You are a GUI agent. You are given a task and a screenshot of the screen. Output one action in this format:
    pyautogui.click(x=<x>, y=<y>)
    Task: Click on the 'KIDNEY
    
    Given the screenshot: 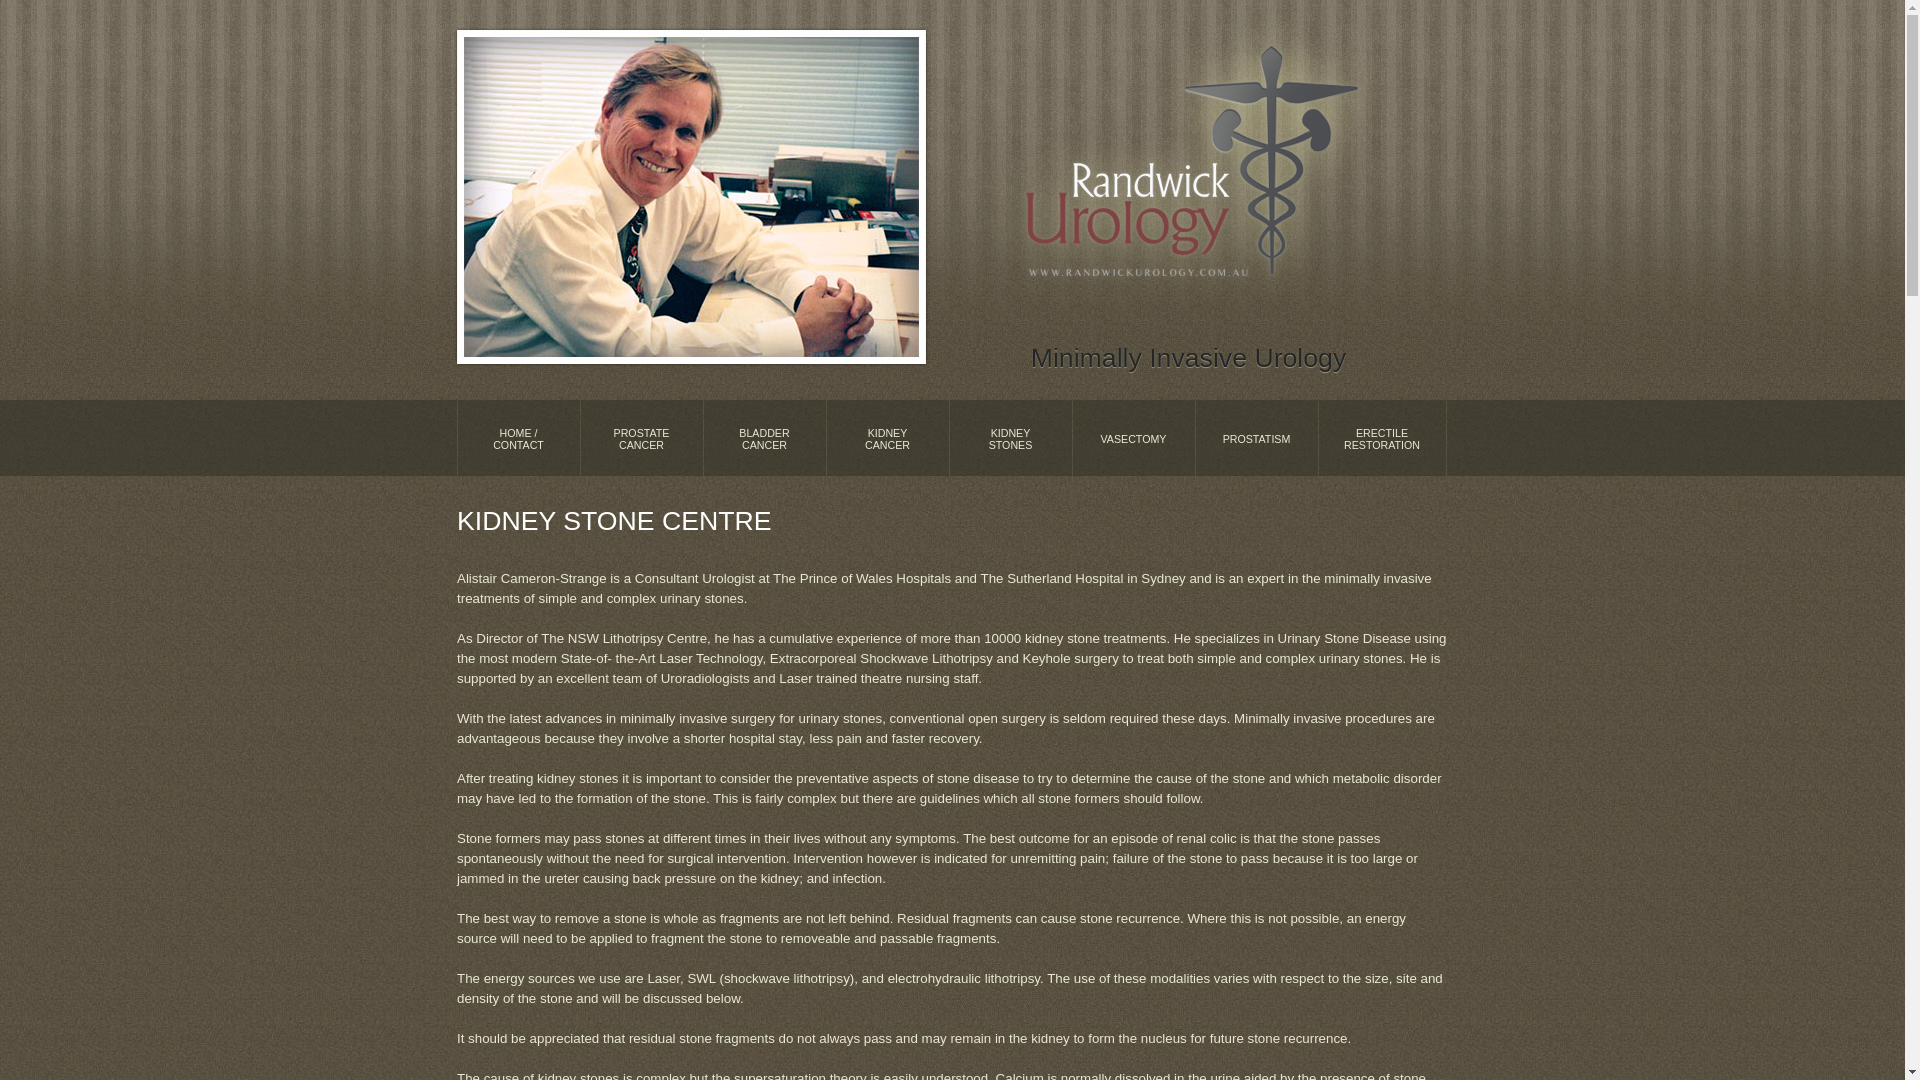 What is the action you would take?
    pyautogui.click(x=1010, y=437)
    